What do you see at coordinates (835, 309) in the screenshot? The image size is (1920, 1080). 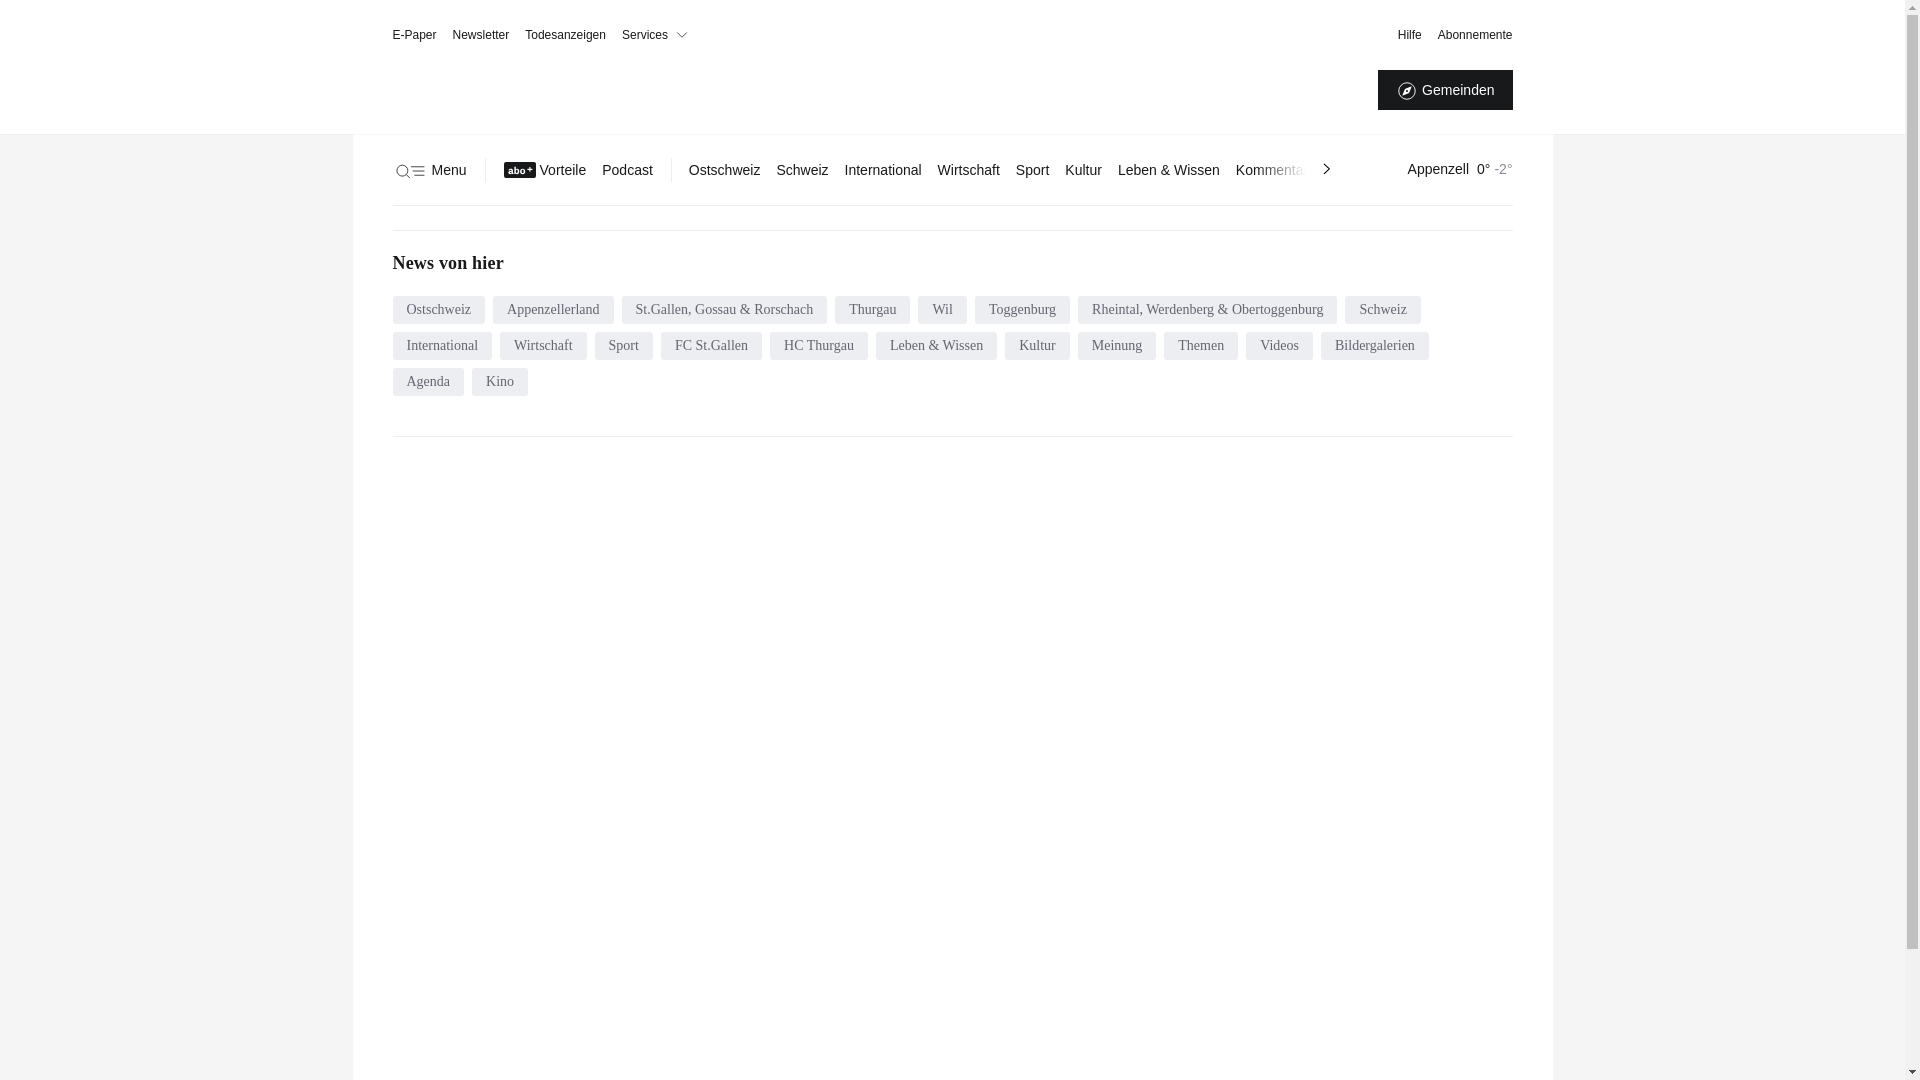 I see `'Thurgau'` at bounding box center [835, 309].